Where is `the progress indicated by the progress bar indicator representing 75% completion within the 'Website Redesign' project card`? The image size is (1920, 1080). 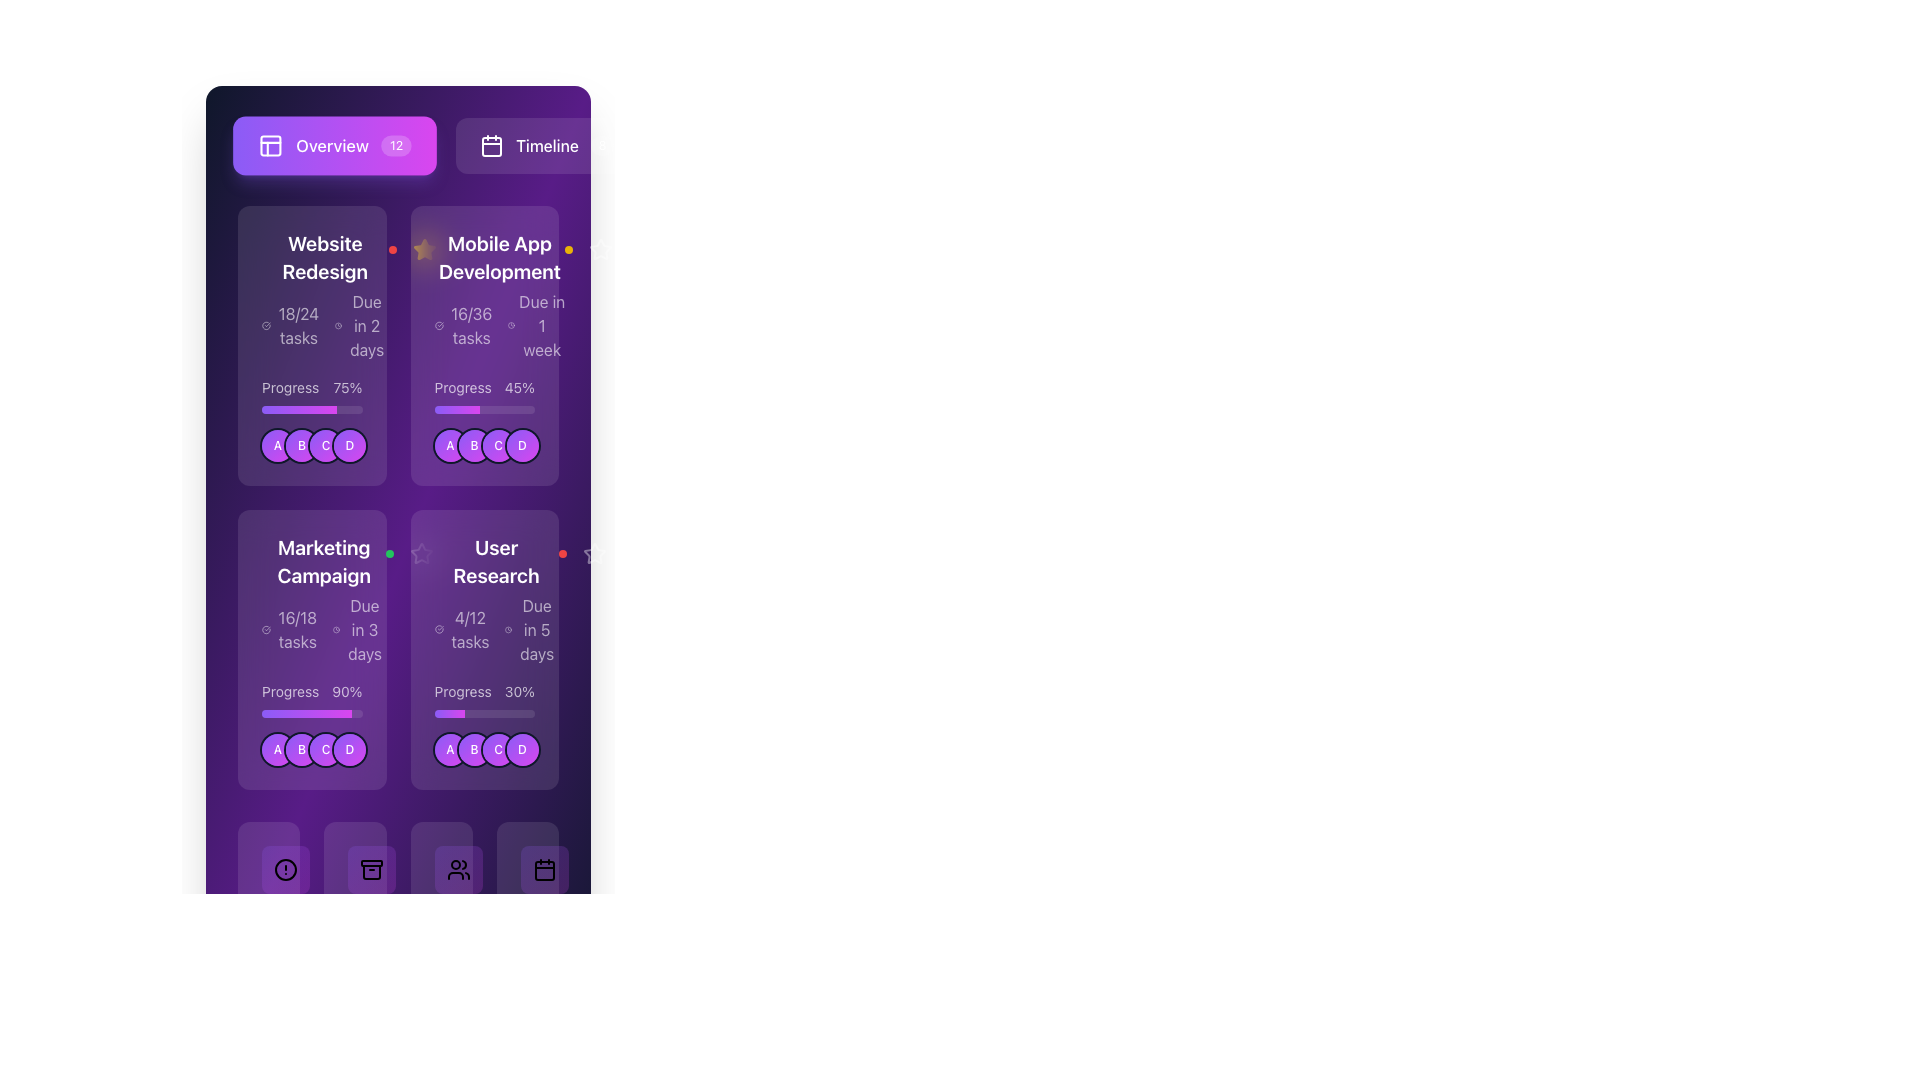 the progress indicated by the progress bar indicator representing 75% completion within the 'Website Redesign' project card is located at coordinates (298, 408).